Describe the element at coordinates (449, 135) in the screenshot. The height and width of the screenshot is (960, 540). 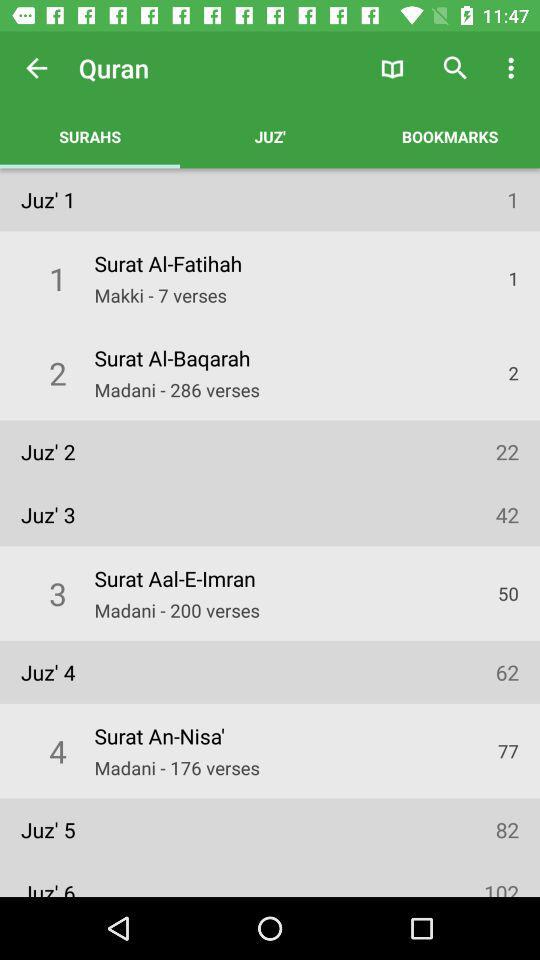
I see `the bookmarks app` at that location.